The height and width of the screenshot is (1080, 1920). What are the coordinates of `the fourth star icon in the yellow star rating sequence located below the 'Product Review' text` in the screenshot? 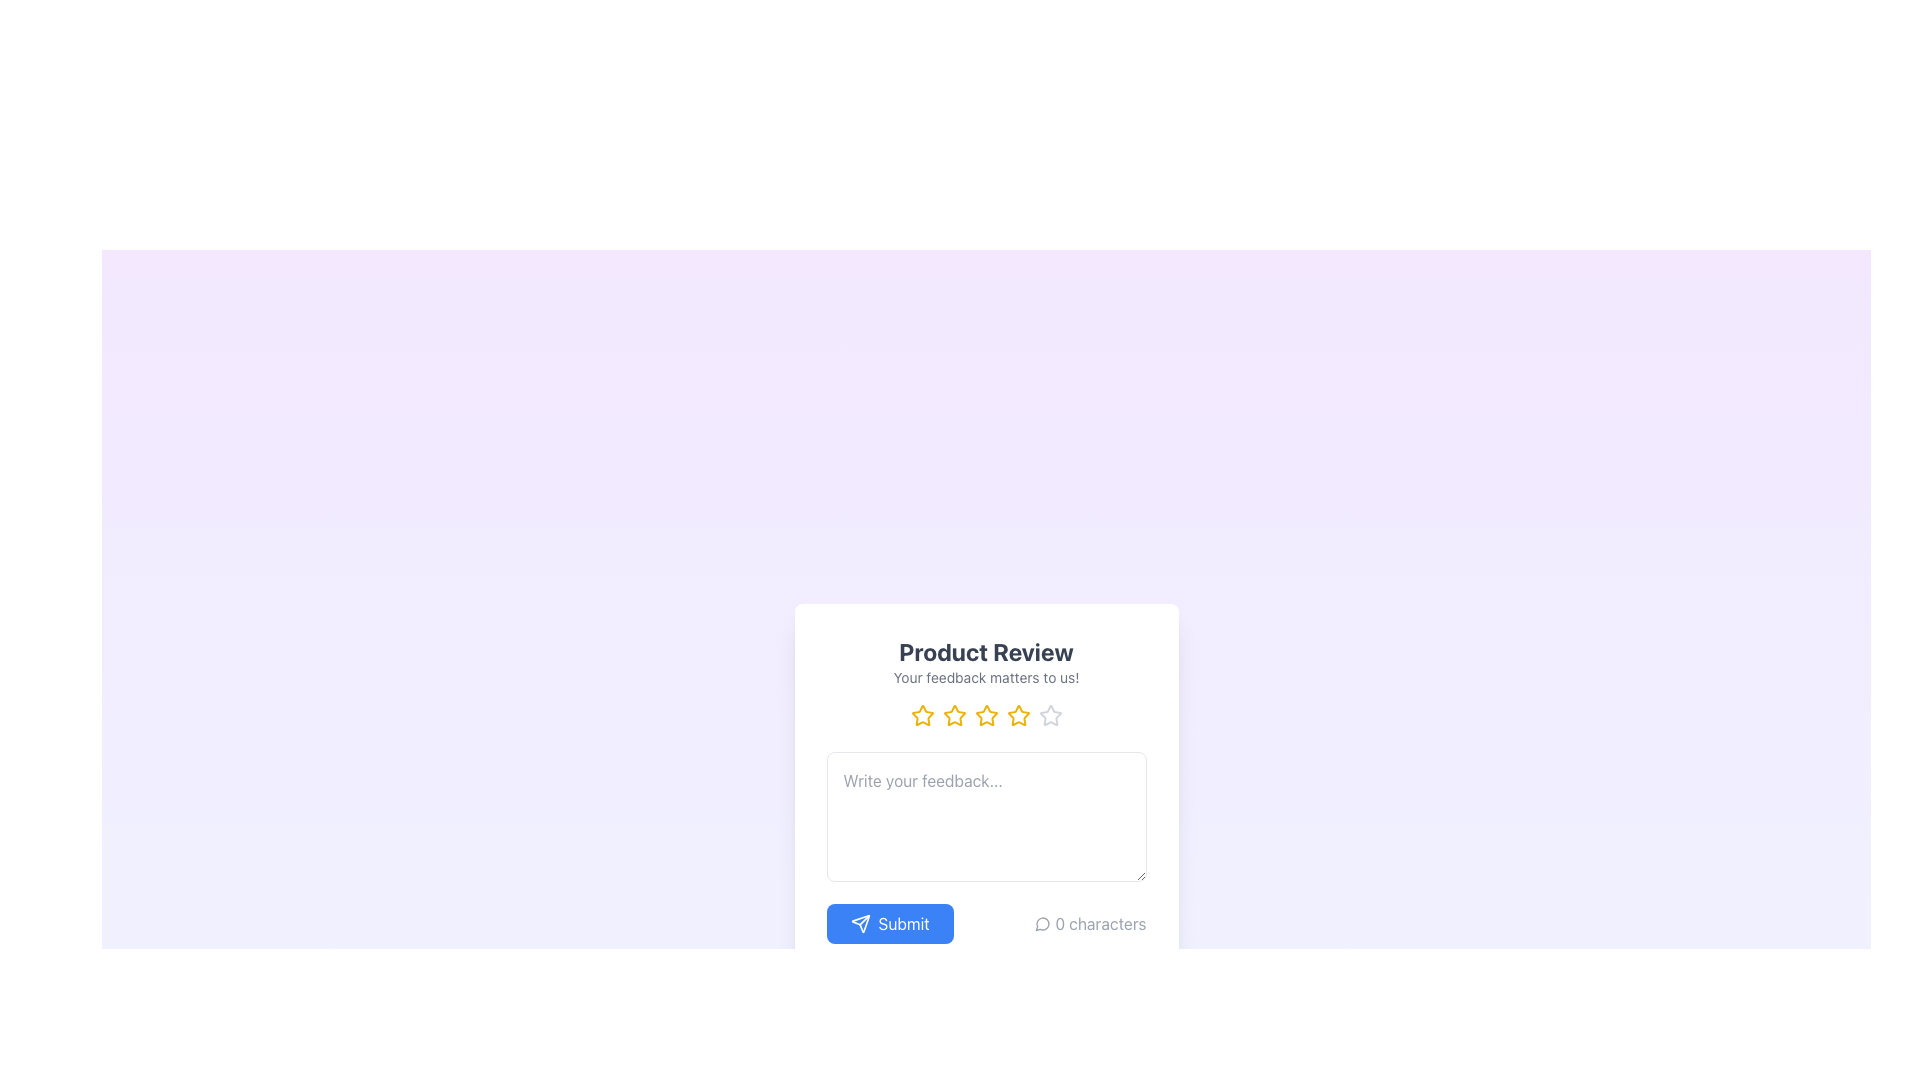 It's located at (1018, 715).